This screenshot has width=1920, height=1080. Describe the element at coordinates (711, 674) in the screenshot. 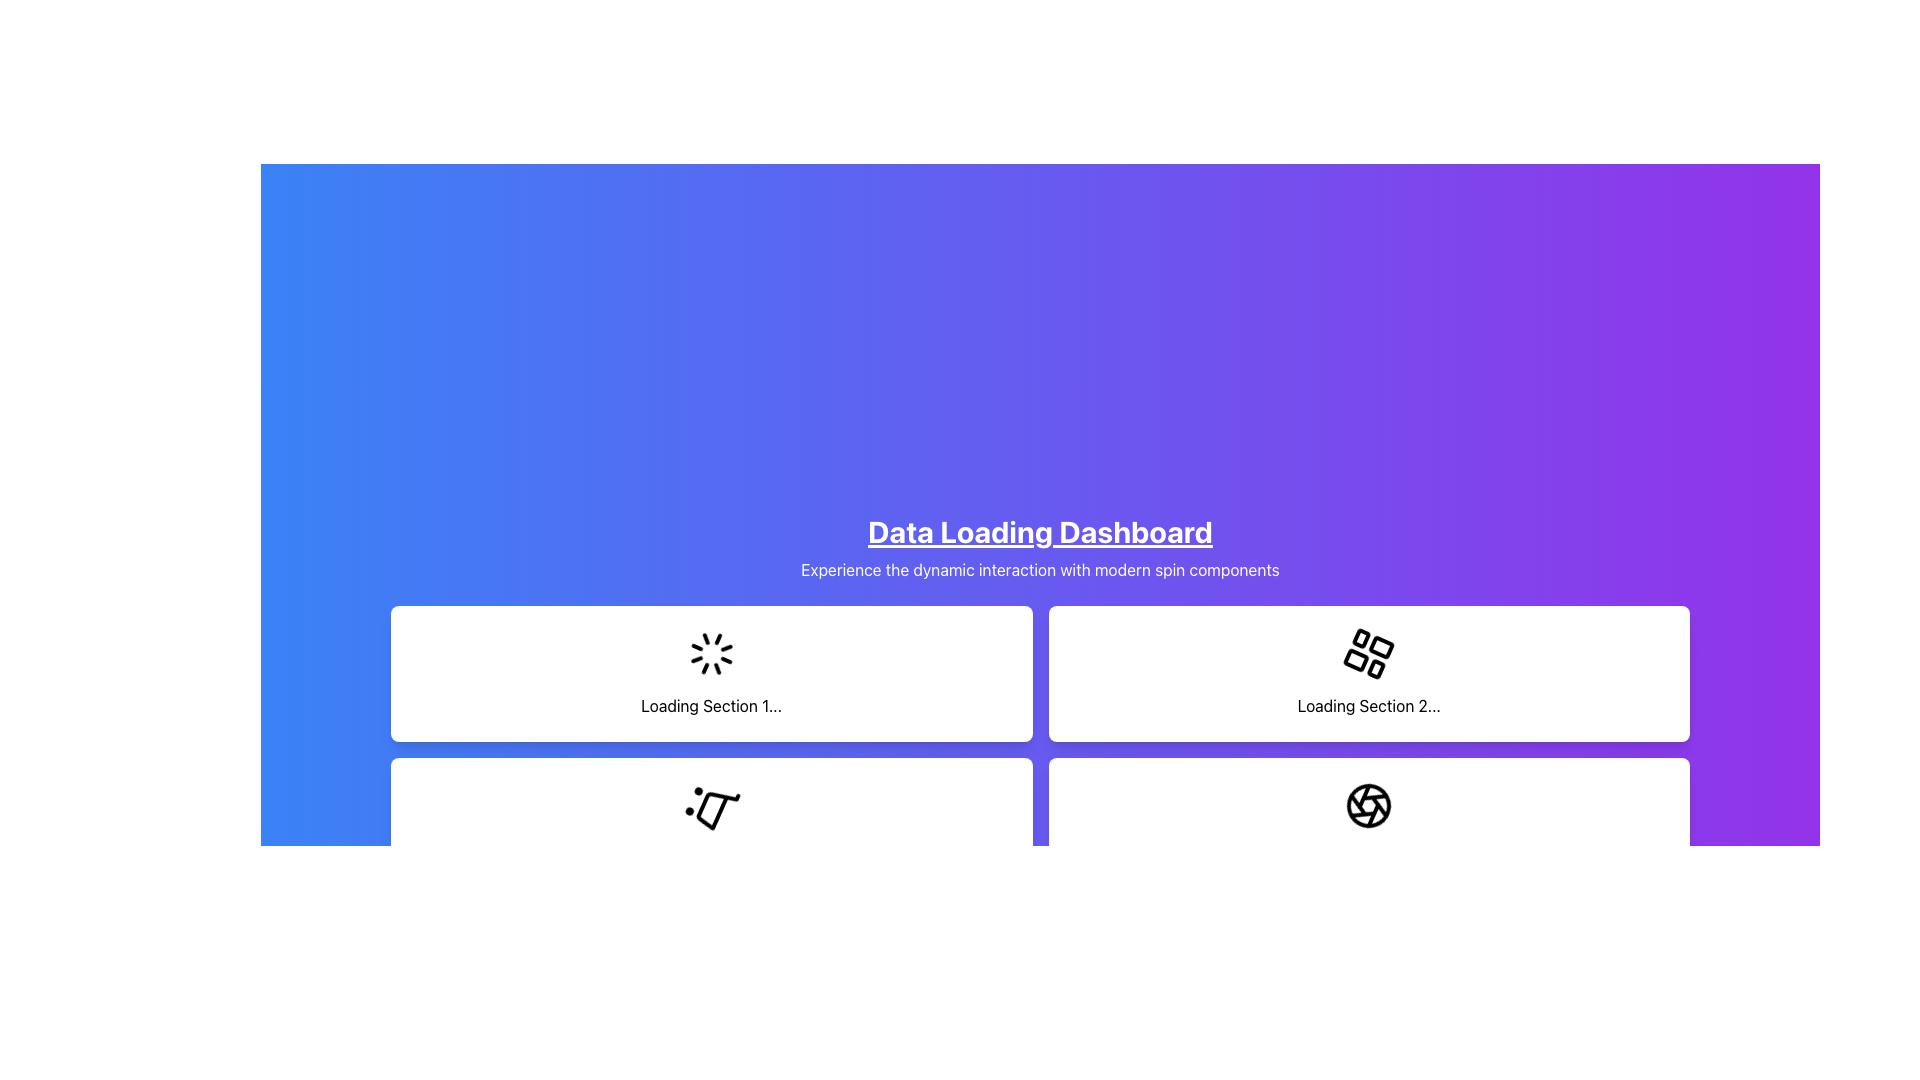

I see `status message from the informational visual card displaying 'Loading Section 1...' located in the top-left position of the grid` at that location.